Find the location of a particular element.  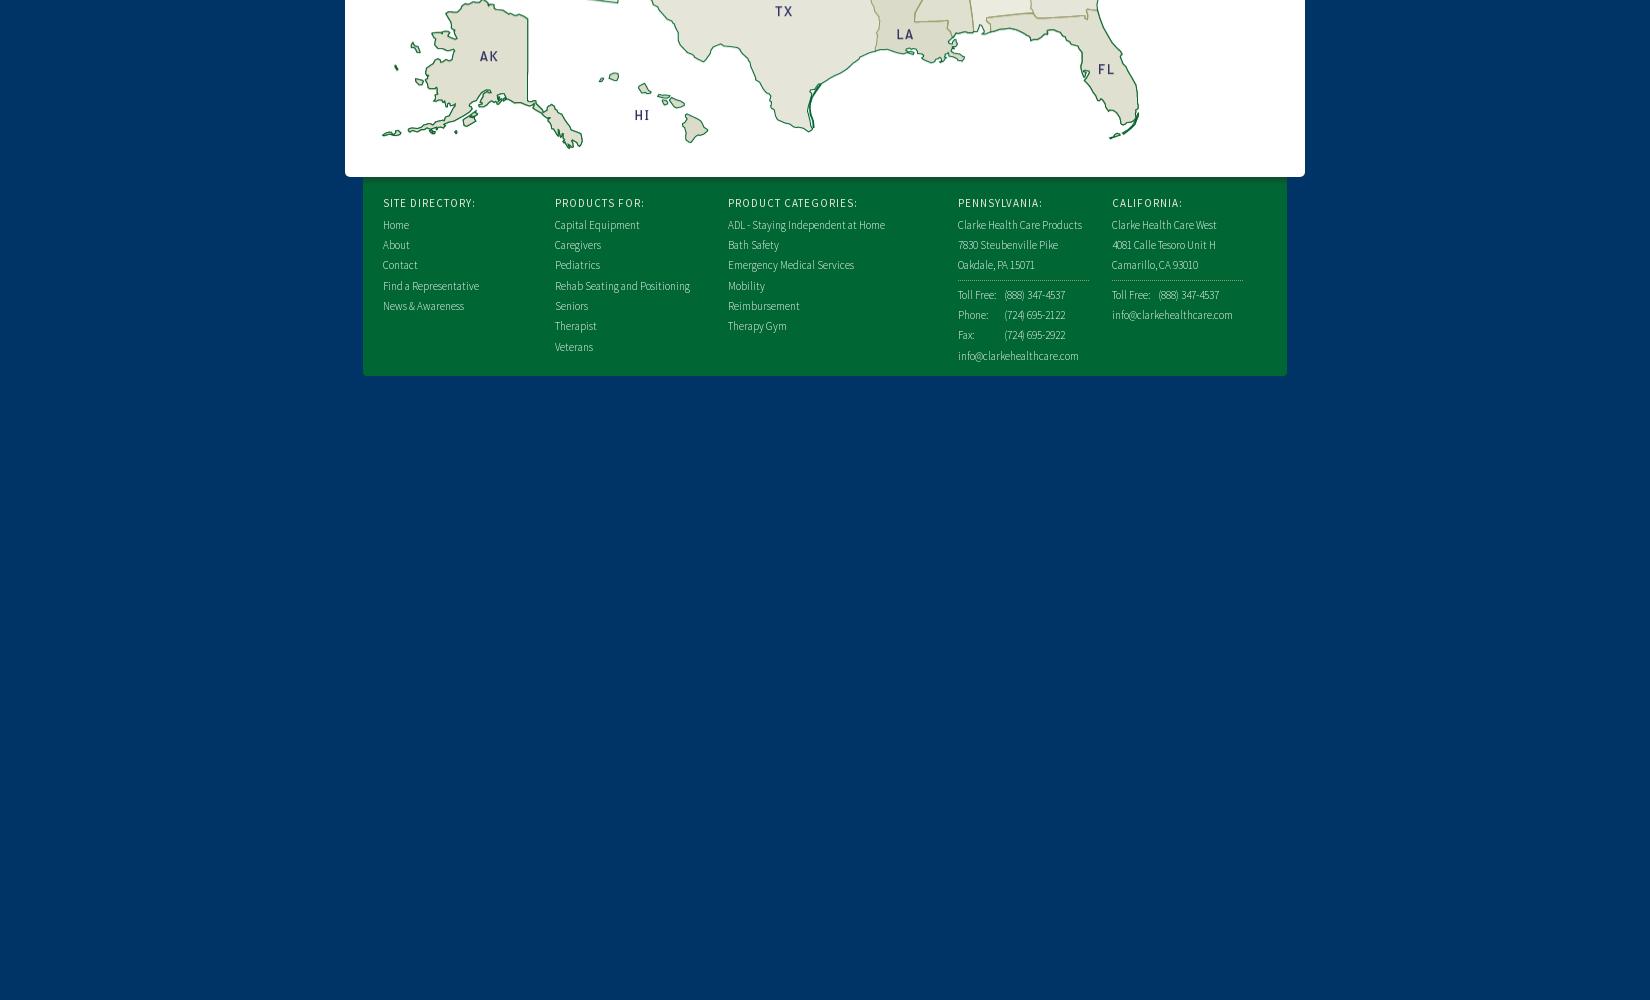

'7830 Steubenville Pike' is located at coordinates (1006, 244).